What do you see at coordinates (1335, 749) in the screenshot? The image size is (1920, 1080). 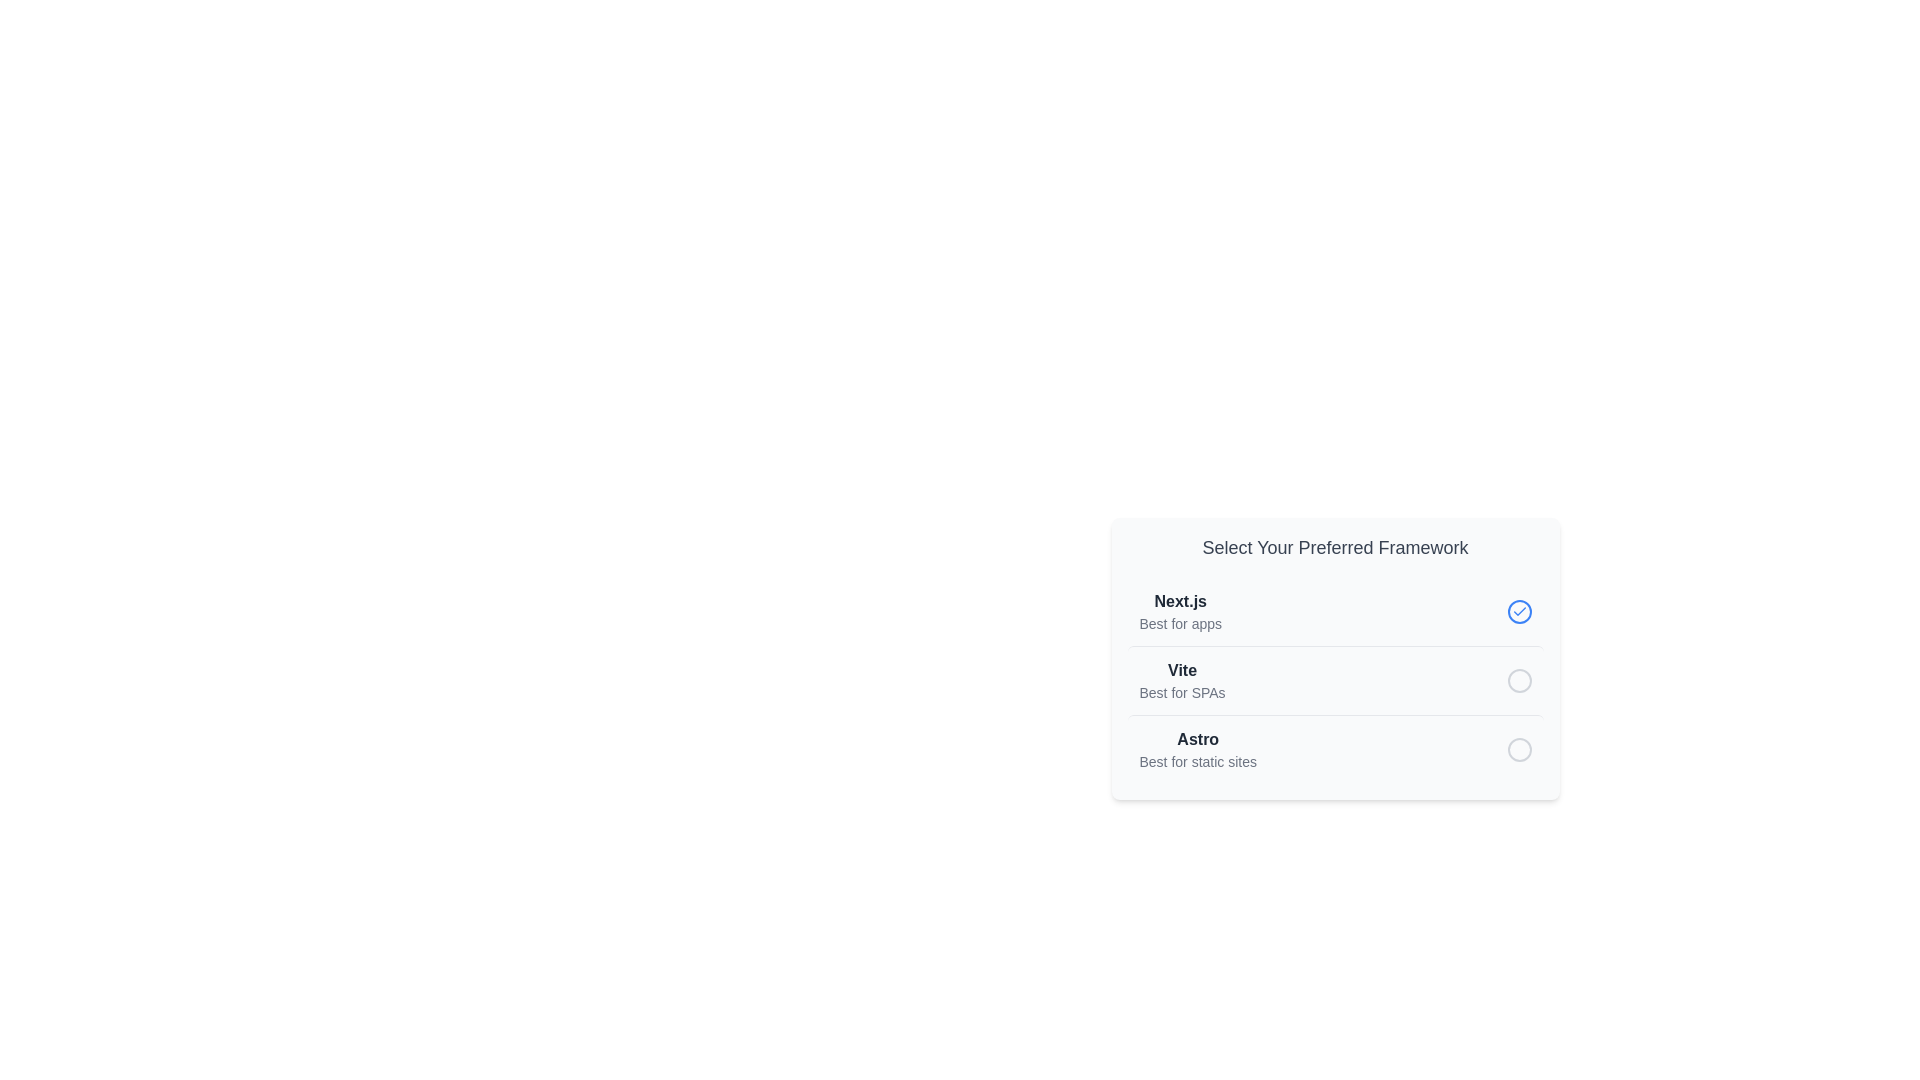 I see `the Selectable Option Card for 'Astro'` at bounding box center [1335, 749].